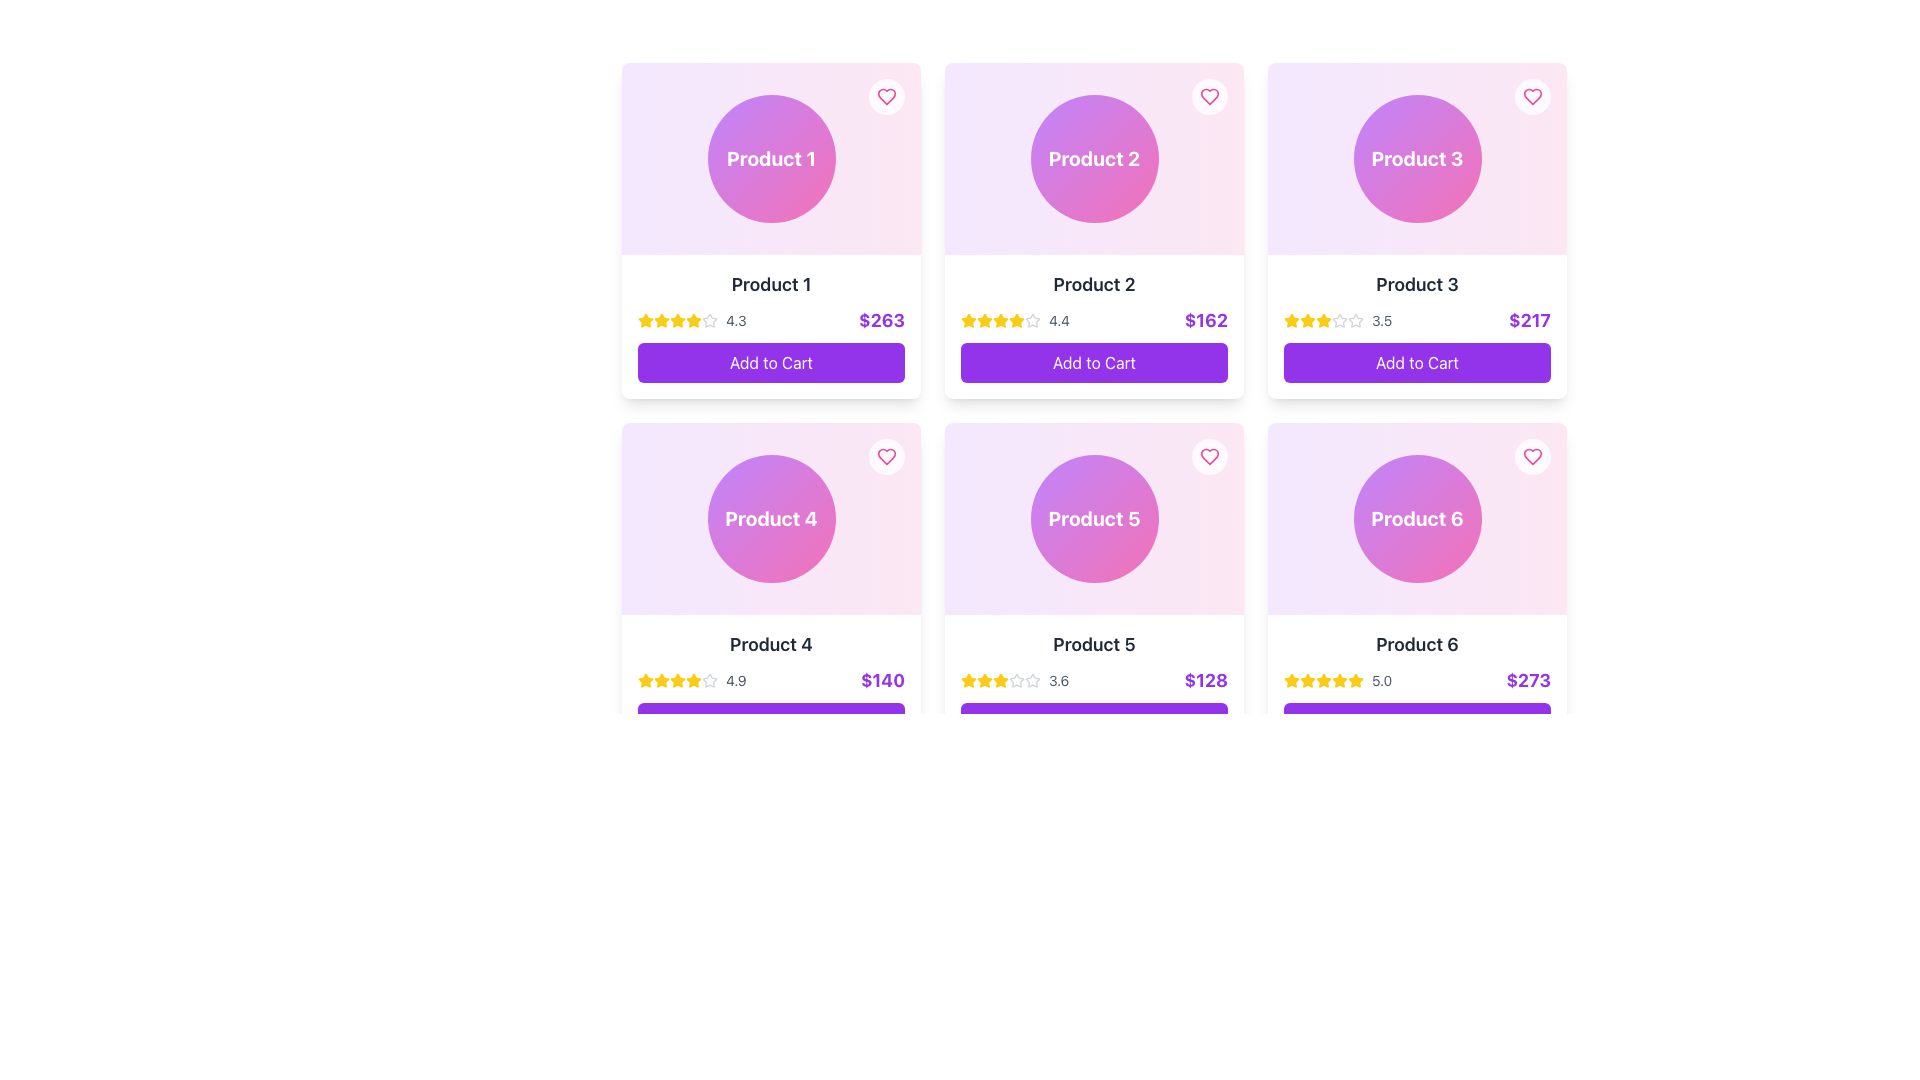 This screenshot has width=1920, height=1080. I want to click on the second star icon in the rating component of the third product card from the top-left, located under the 'Product 3' label, so click(1339, 319).